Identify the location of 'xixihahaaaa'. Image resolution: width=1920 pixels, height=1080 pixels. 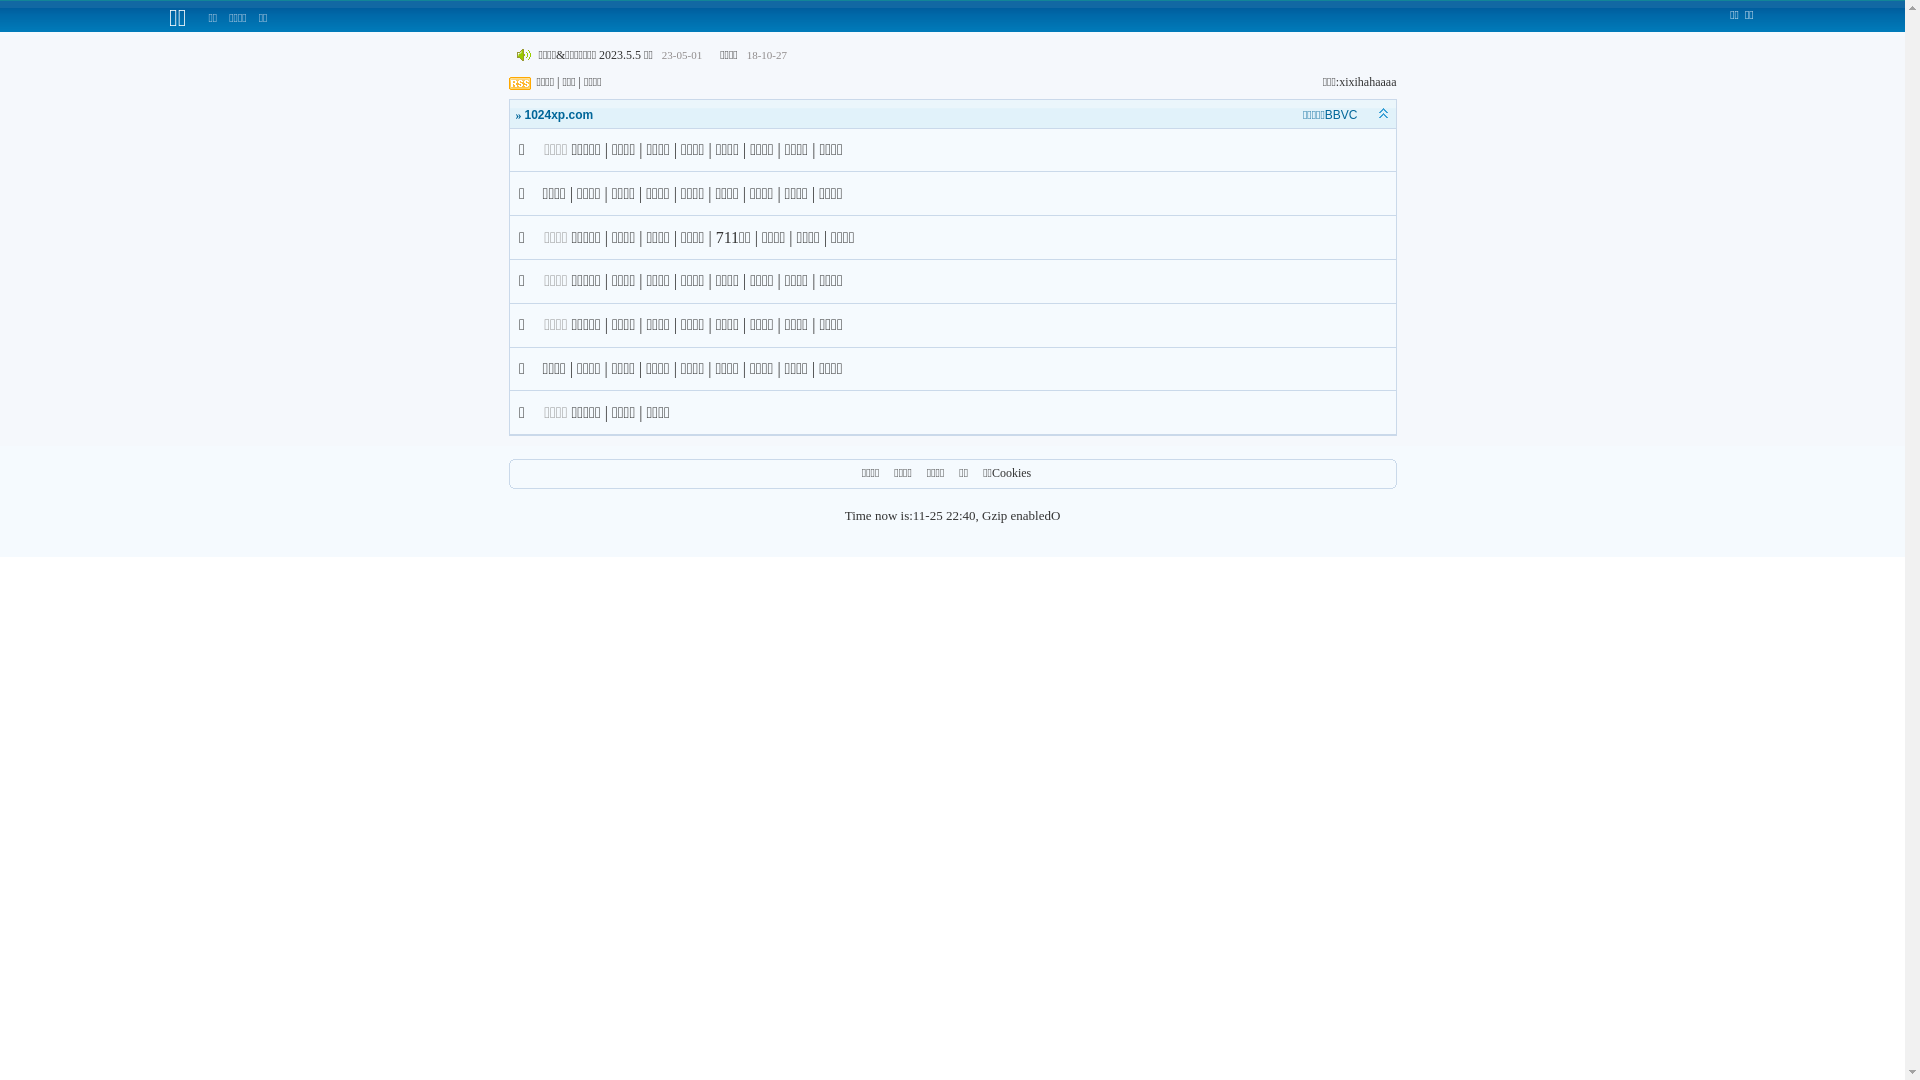
(1366, 80).